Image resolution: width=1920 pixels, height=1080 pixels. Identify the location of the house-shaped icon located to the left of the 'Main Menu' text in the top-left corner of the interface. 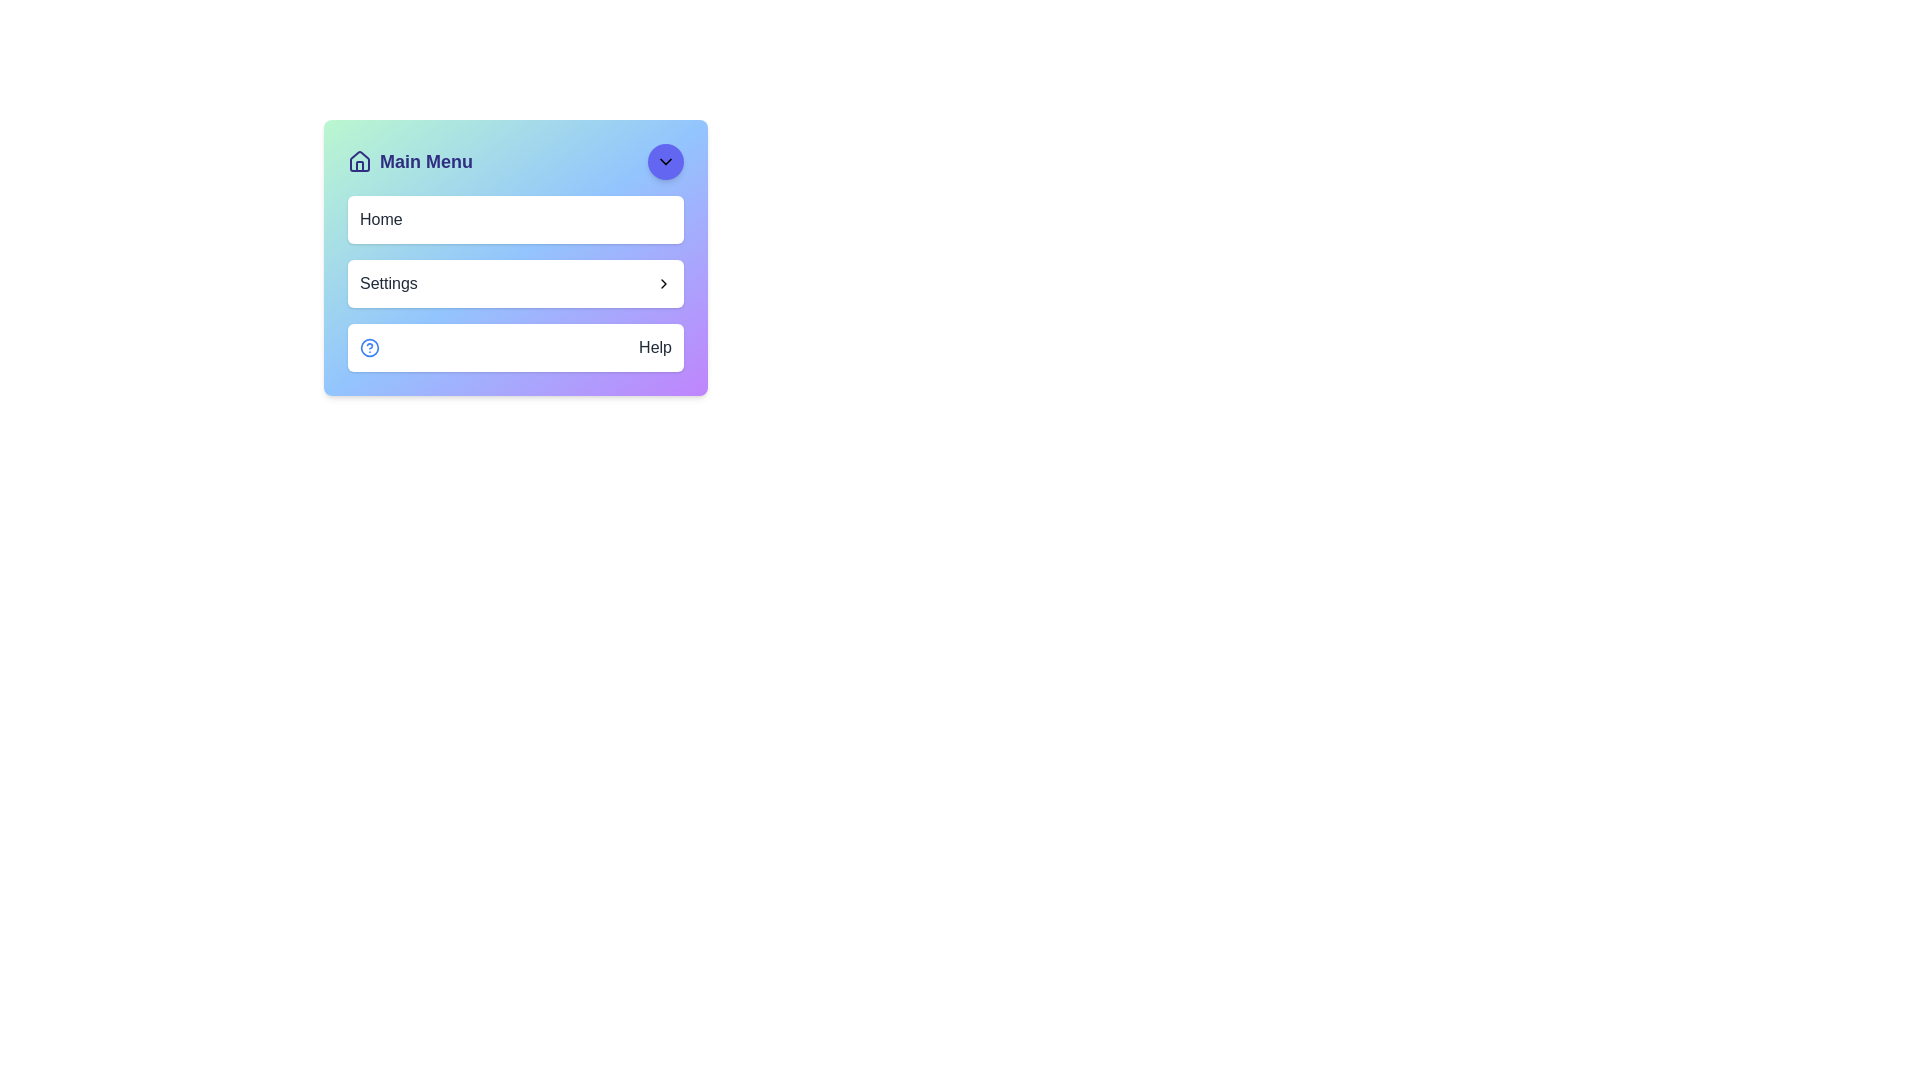
(360, 160).